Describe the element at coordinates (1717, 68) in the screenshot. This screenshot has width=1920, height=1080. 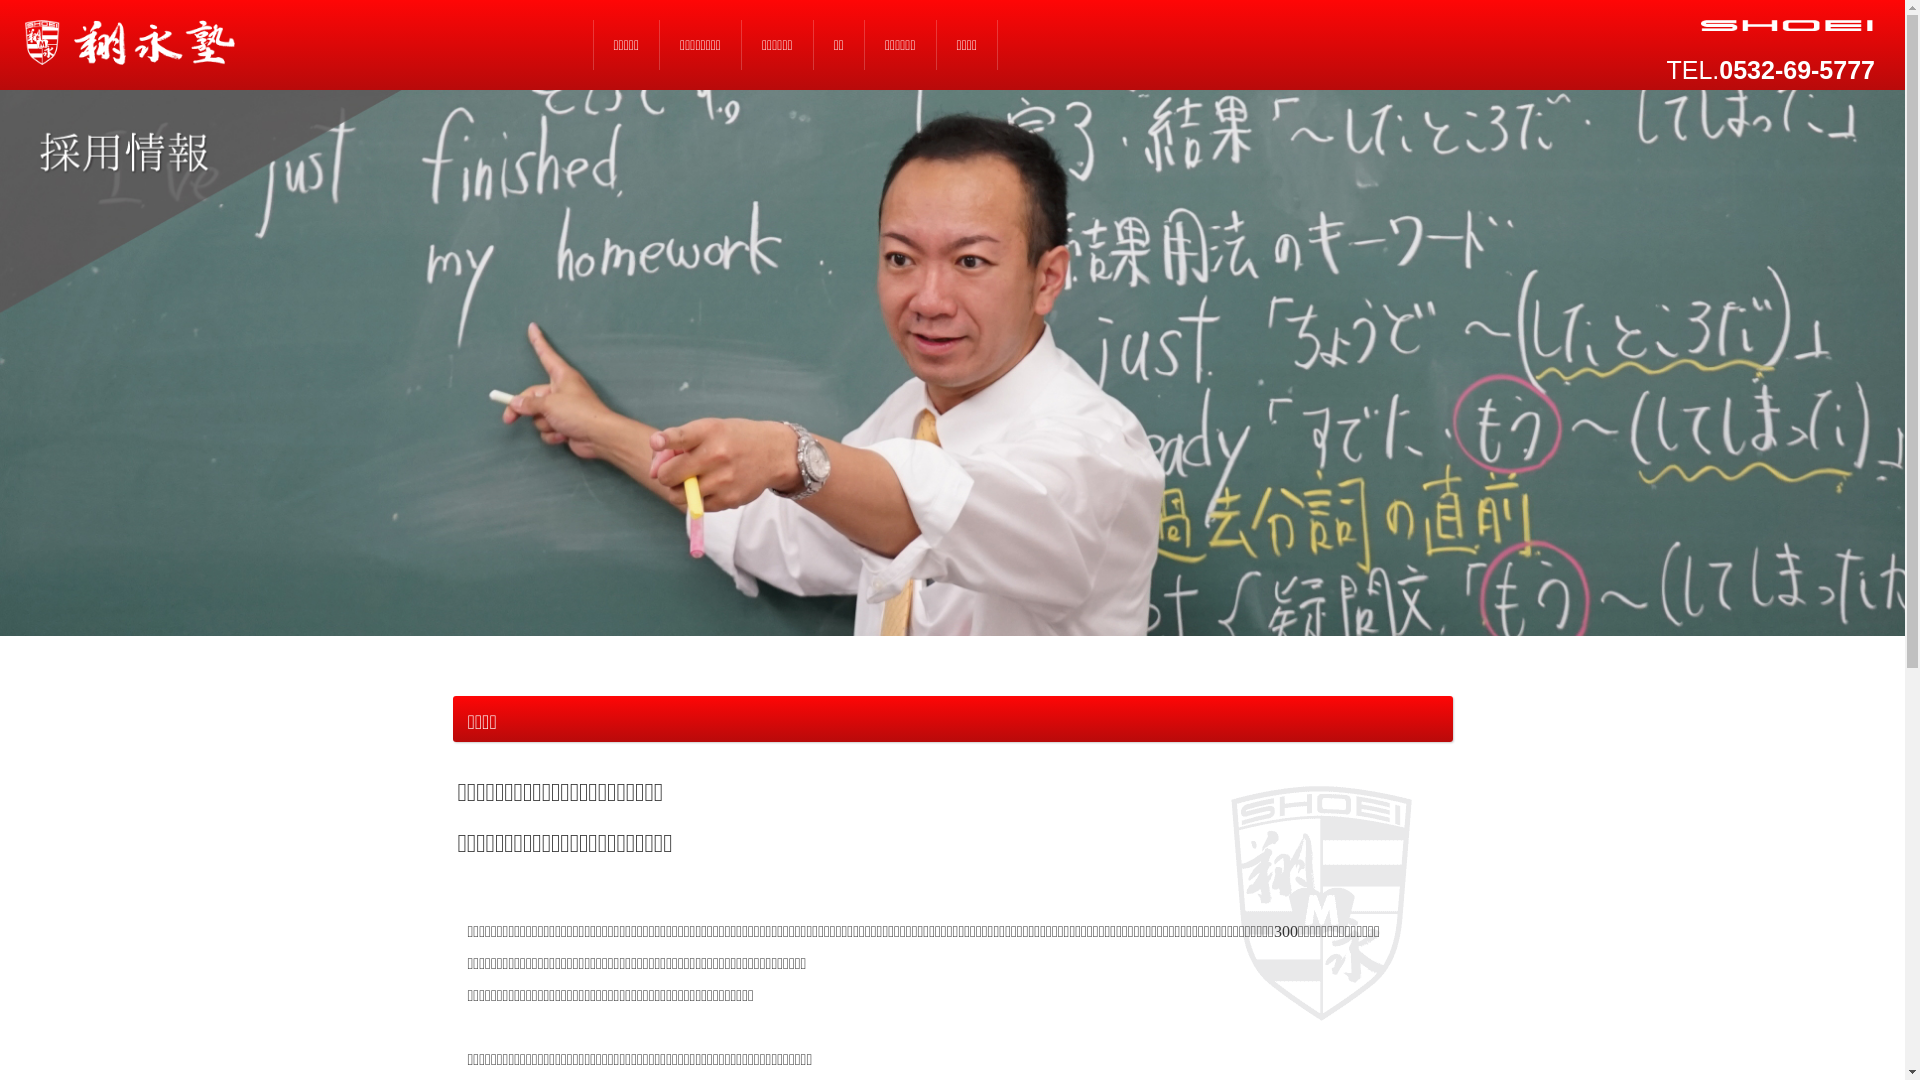
I see `'0532-69-5777'` at that location.